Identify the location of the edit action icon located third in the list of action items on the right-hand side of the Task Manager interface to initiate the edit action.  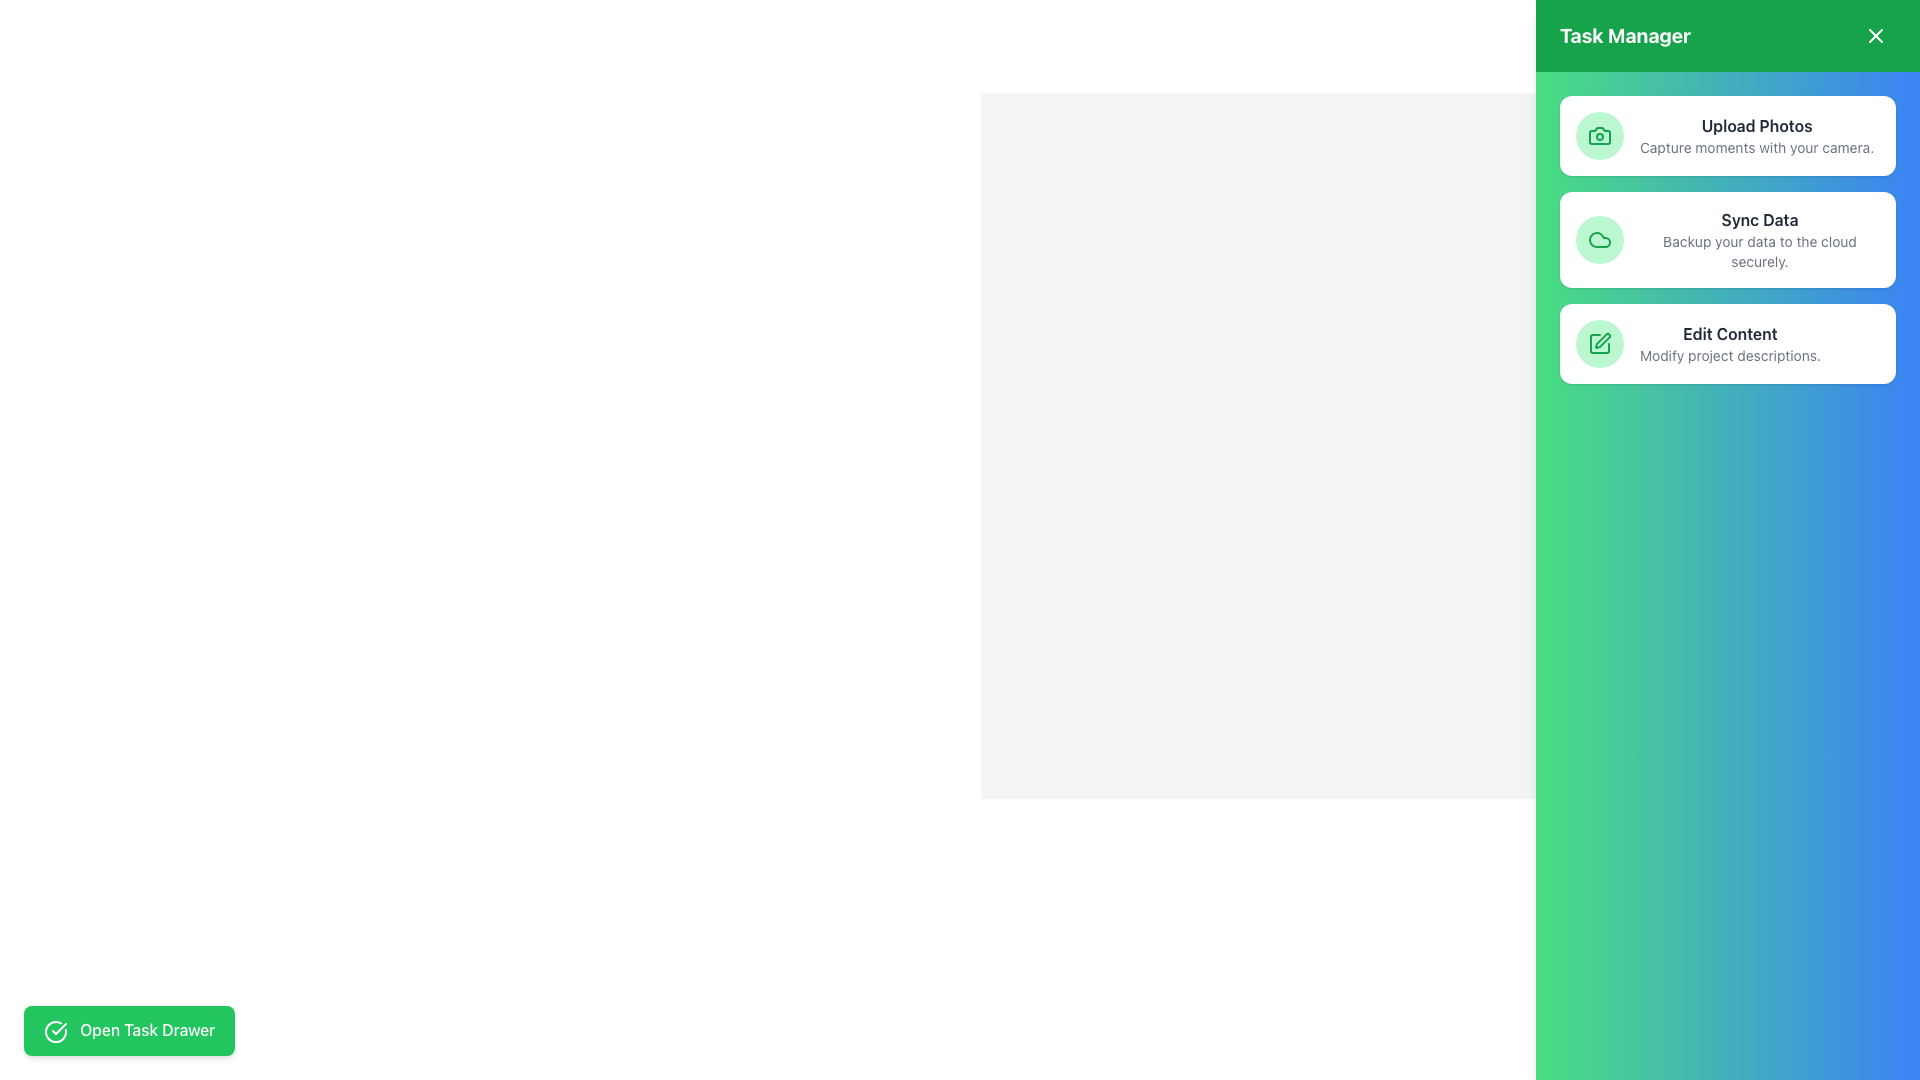
(1598, 342).